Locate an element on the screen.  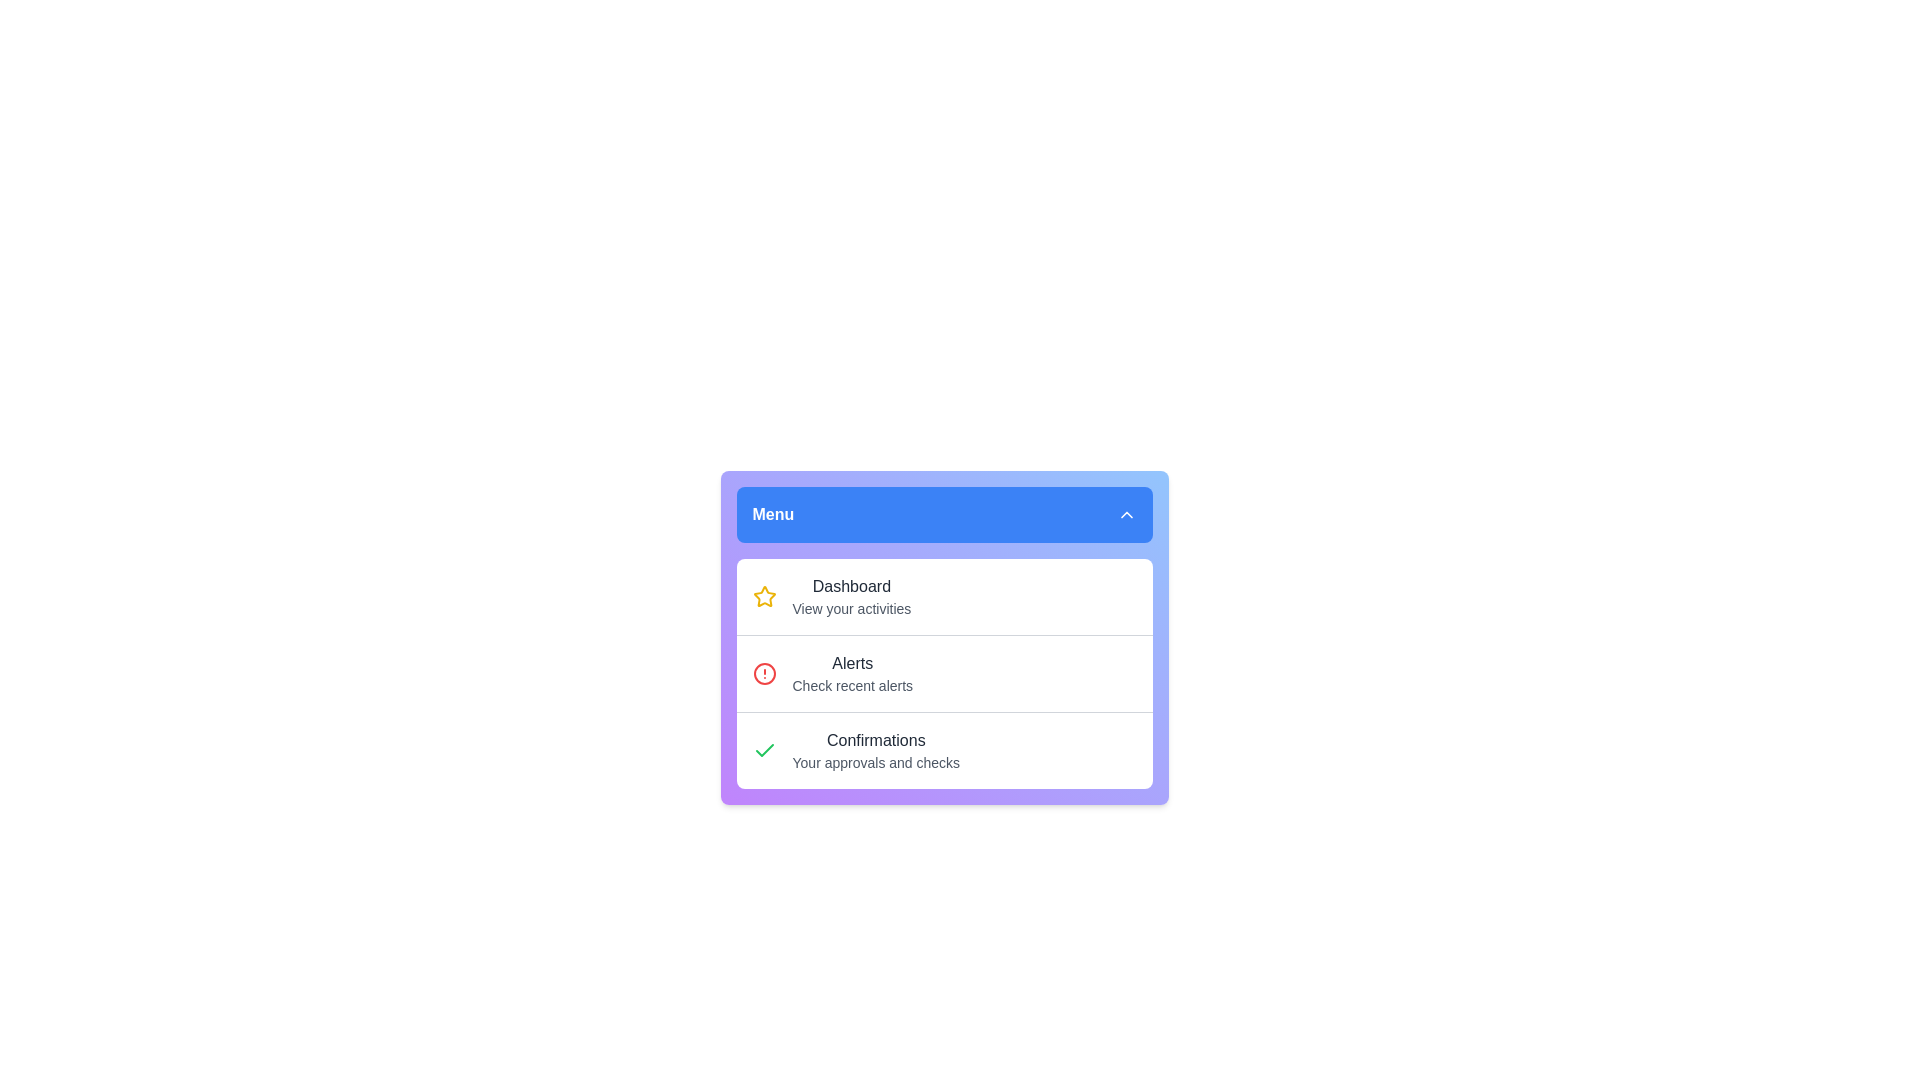
the significance of the yellow star icon located to the left of the 'Dashboard' menu item is located at coordinates (763, 596).